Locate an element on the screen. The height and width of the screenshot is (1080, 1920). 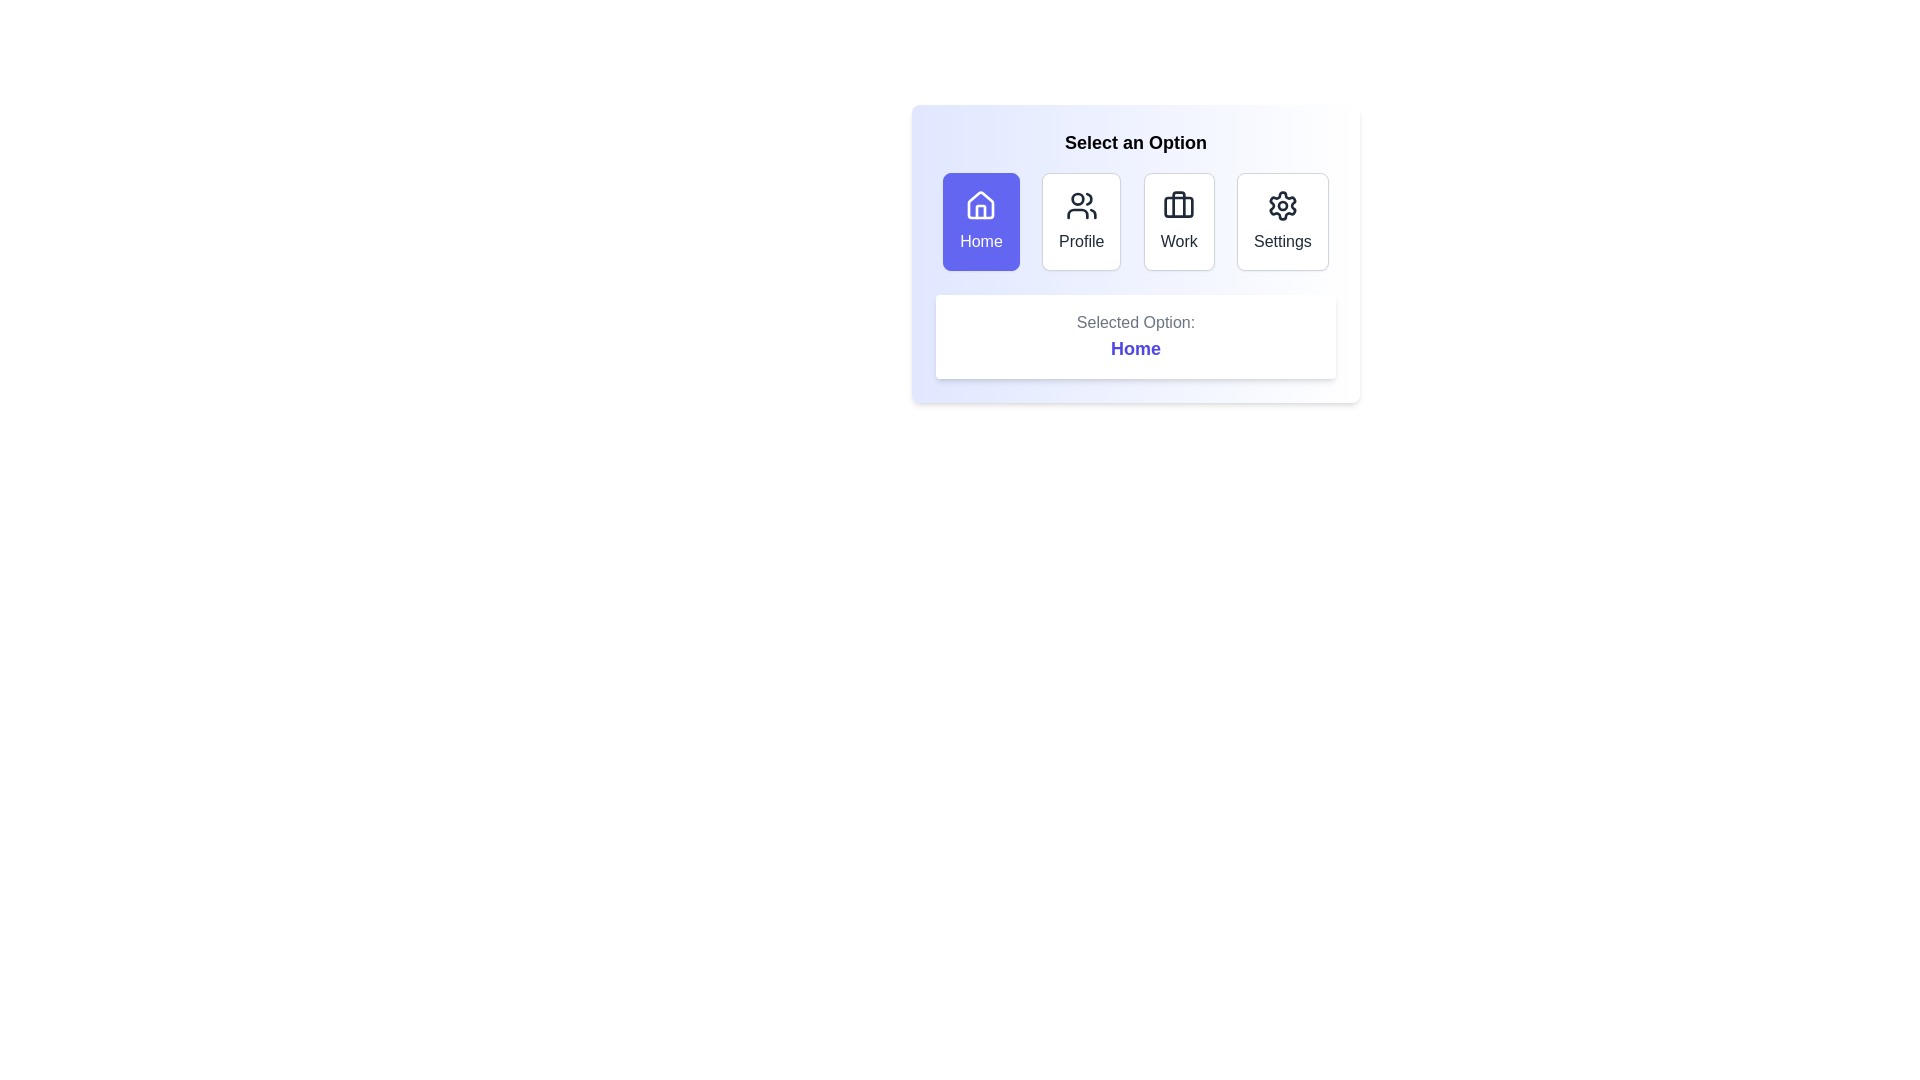
the Settings button to select it is located at coordinates (1282, 222).